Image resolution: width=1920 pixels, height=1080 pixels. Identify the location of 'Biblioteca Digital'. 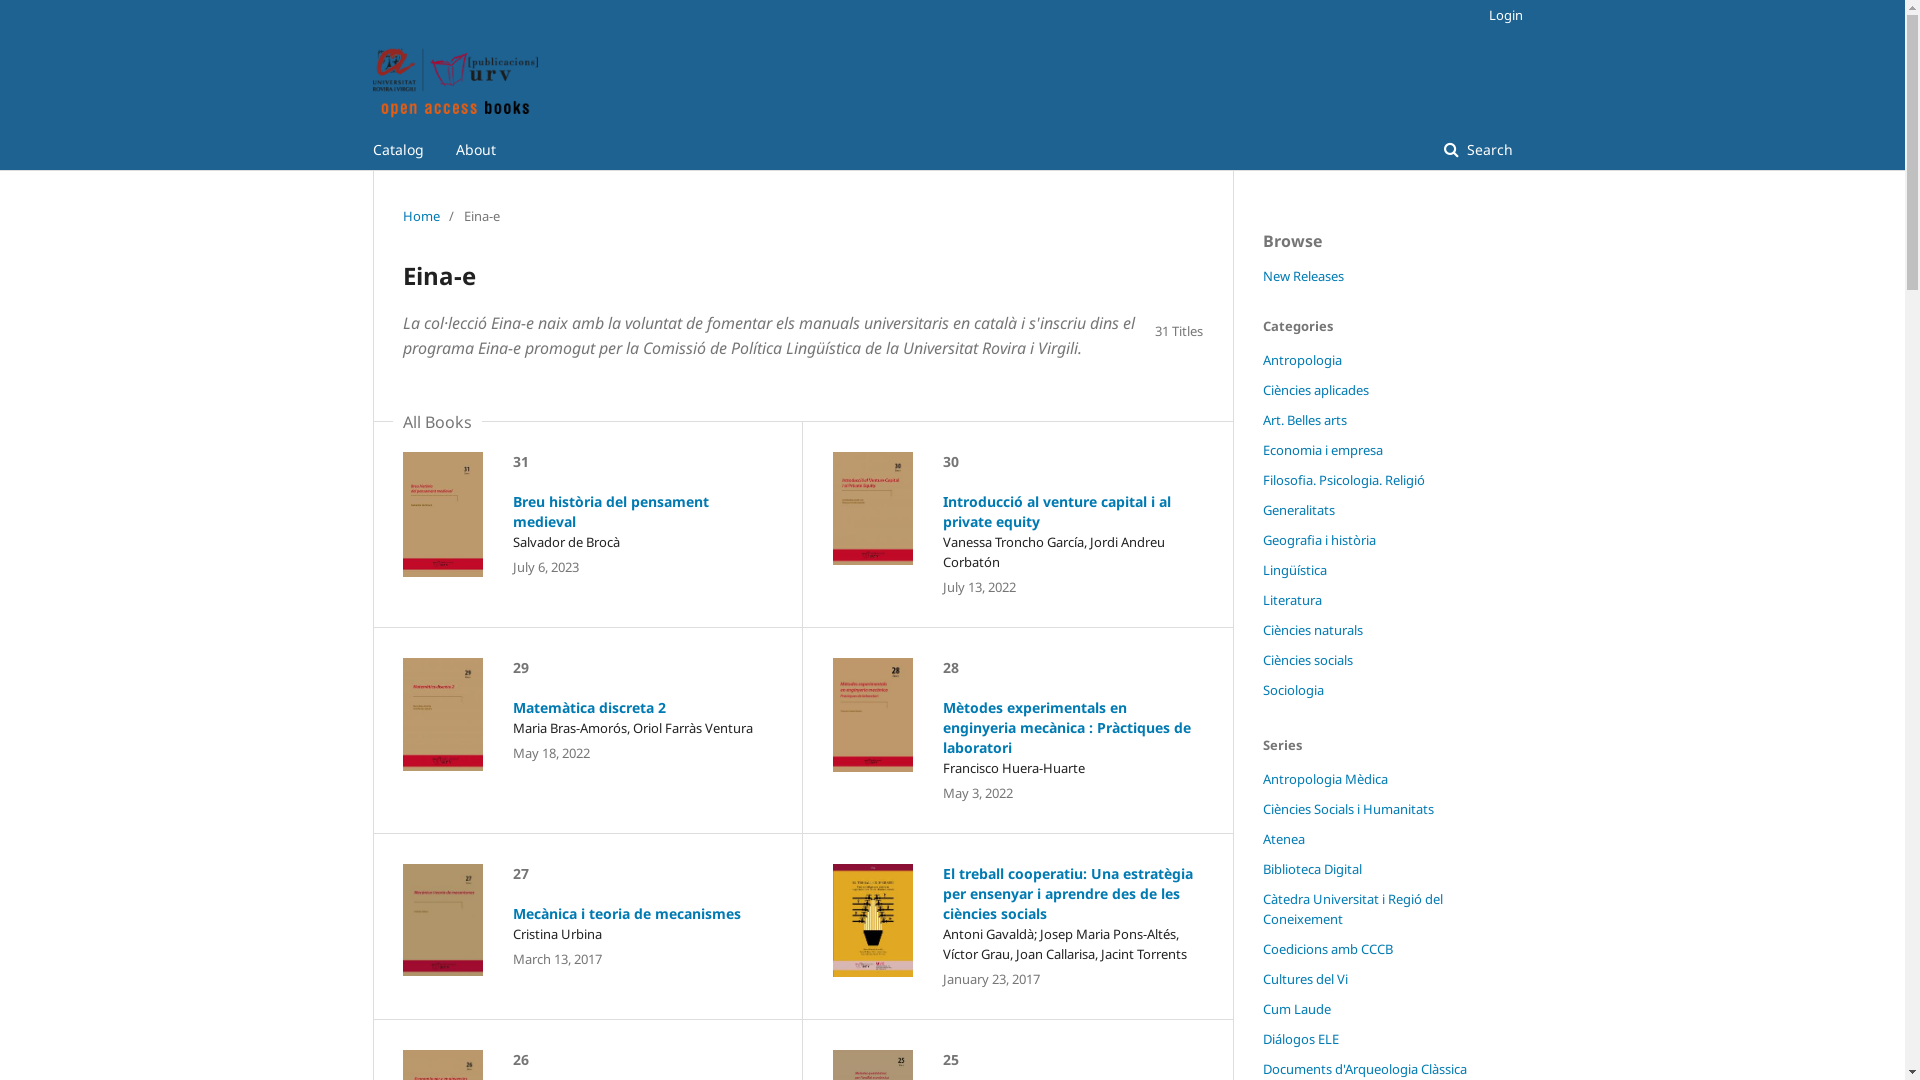
(1311, 867).